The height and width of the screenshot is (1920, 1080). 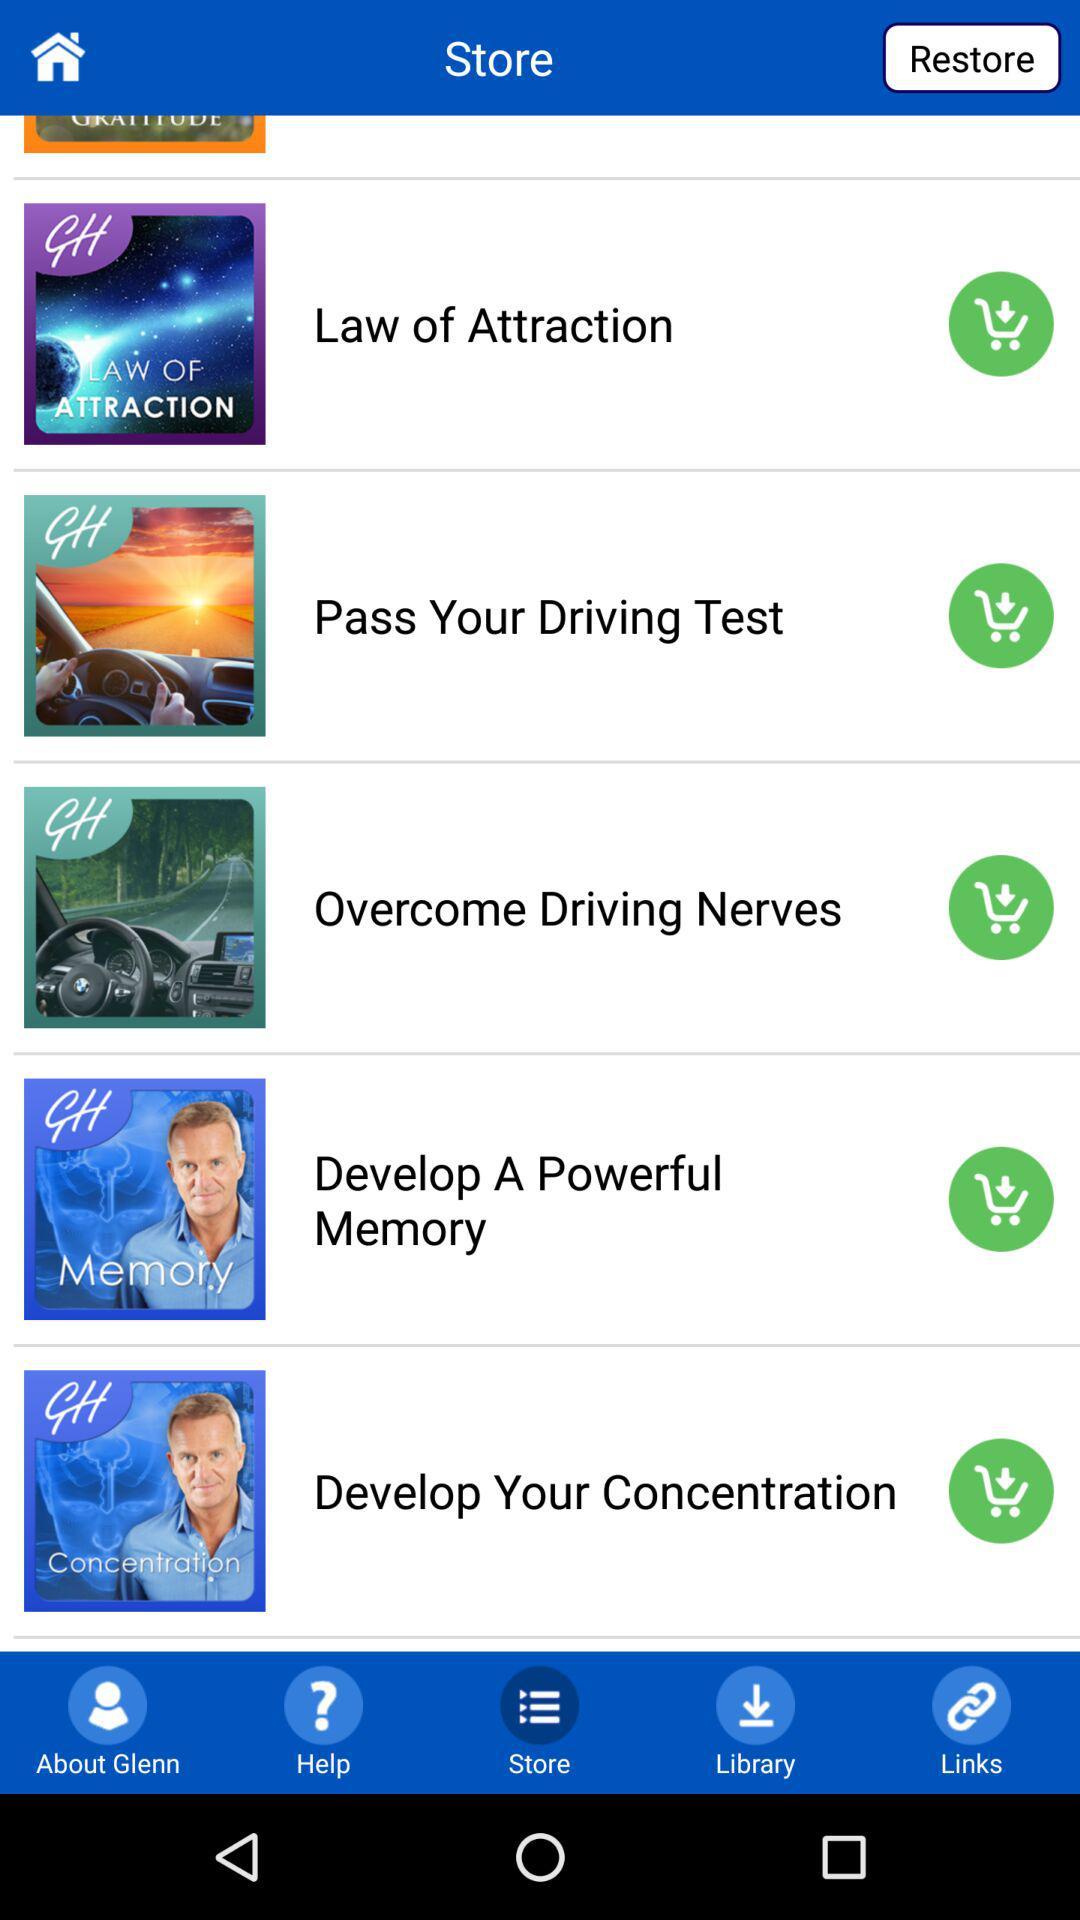 I want to click on the develop your concentration app, so click(x=604, y=1490).